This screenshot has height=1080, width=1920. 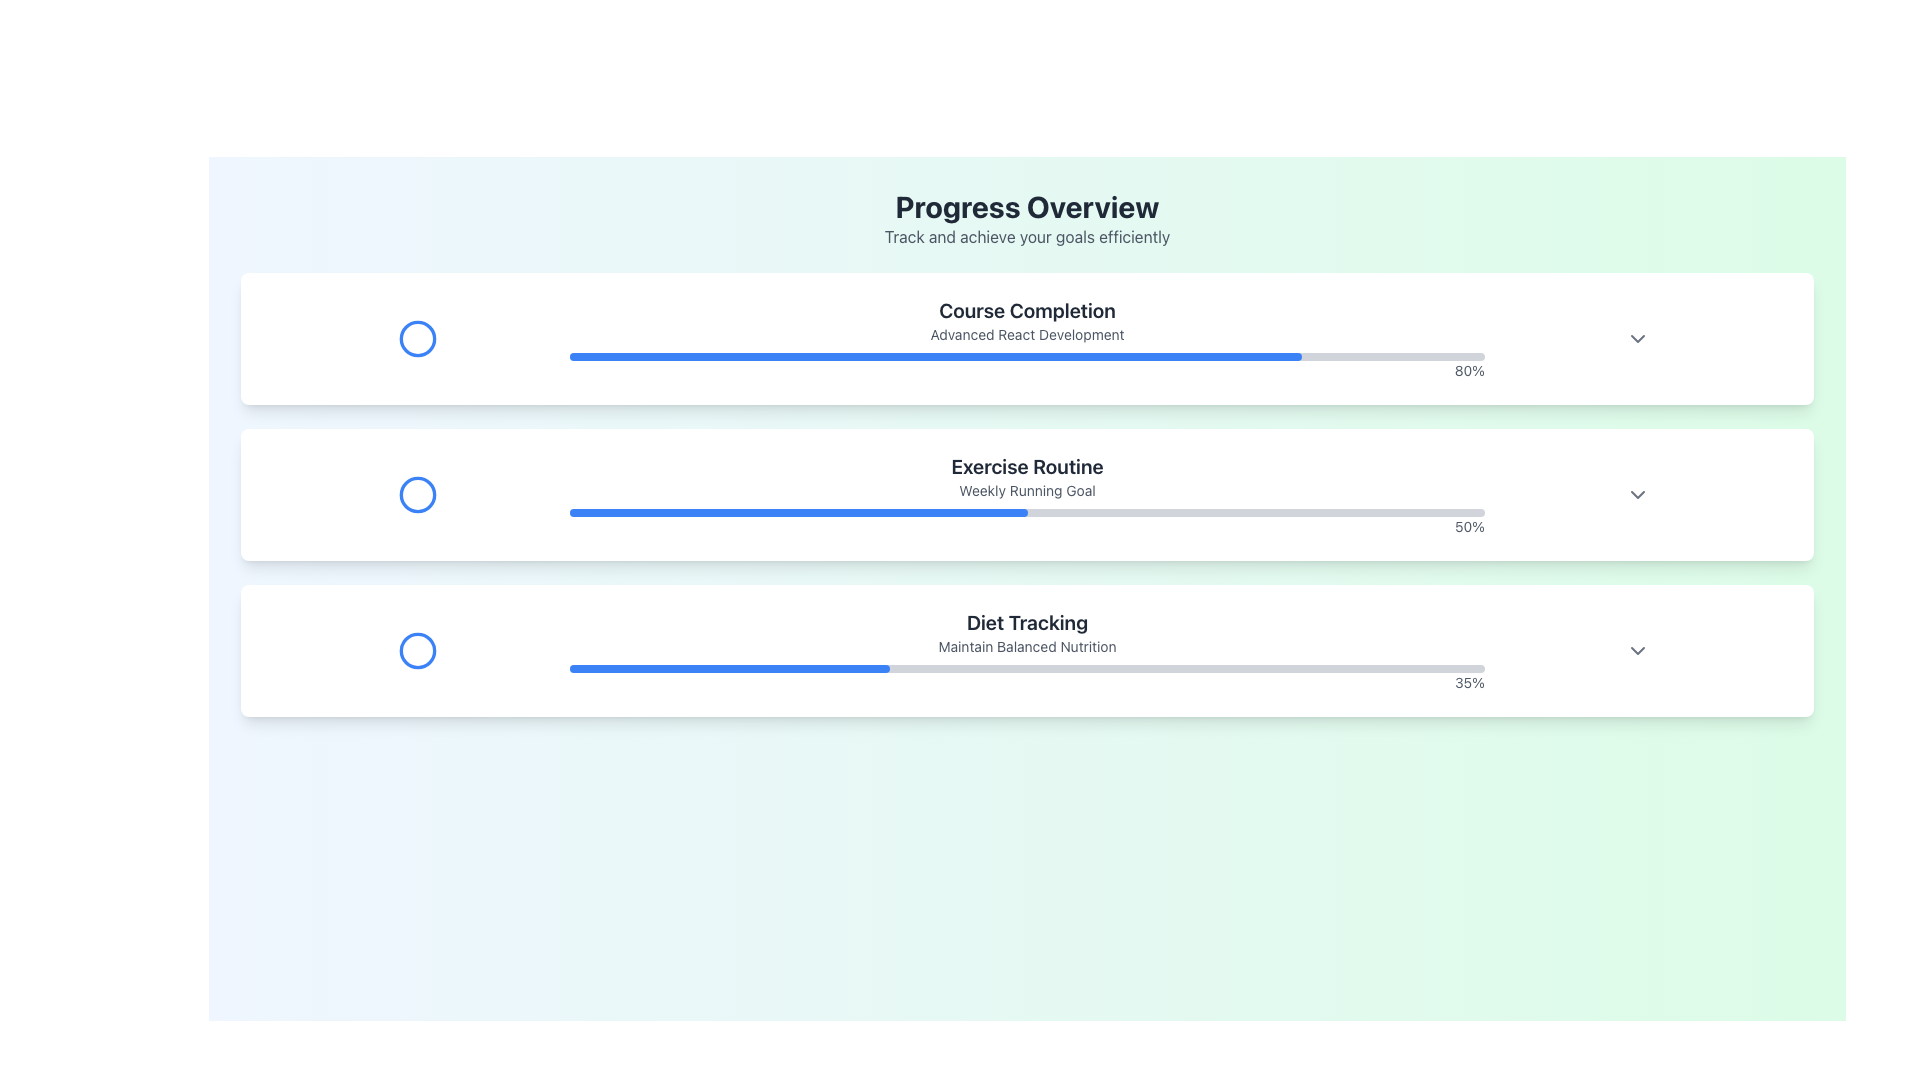 I want to click on the percentage value '50%' displayed on the progress bar located in the 'Exercise Routine' section beneath the 'Weekly Running Goal' subheader, so click(x=1027, y=522).